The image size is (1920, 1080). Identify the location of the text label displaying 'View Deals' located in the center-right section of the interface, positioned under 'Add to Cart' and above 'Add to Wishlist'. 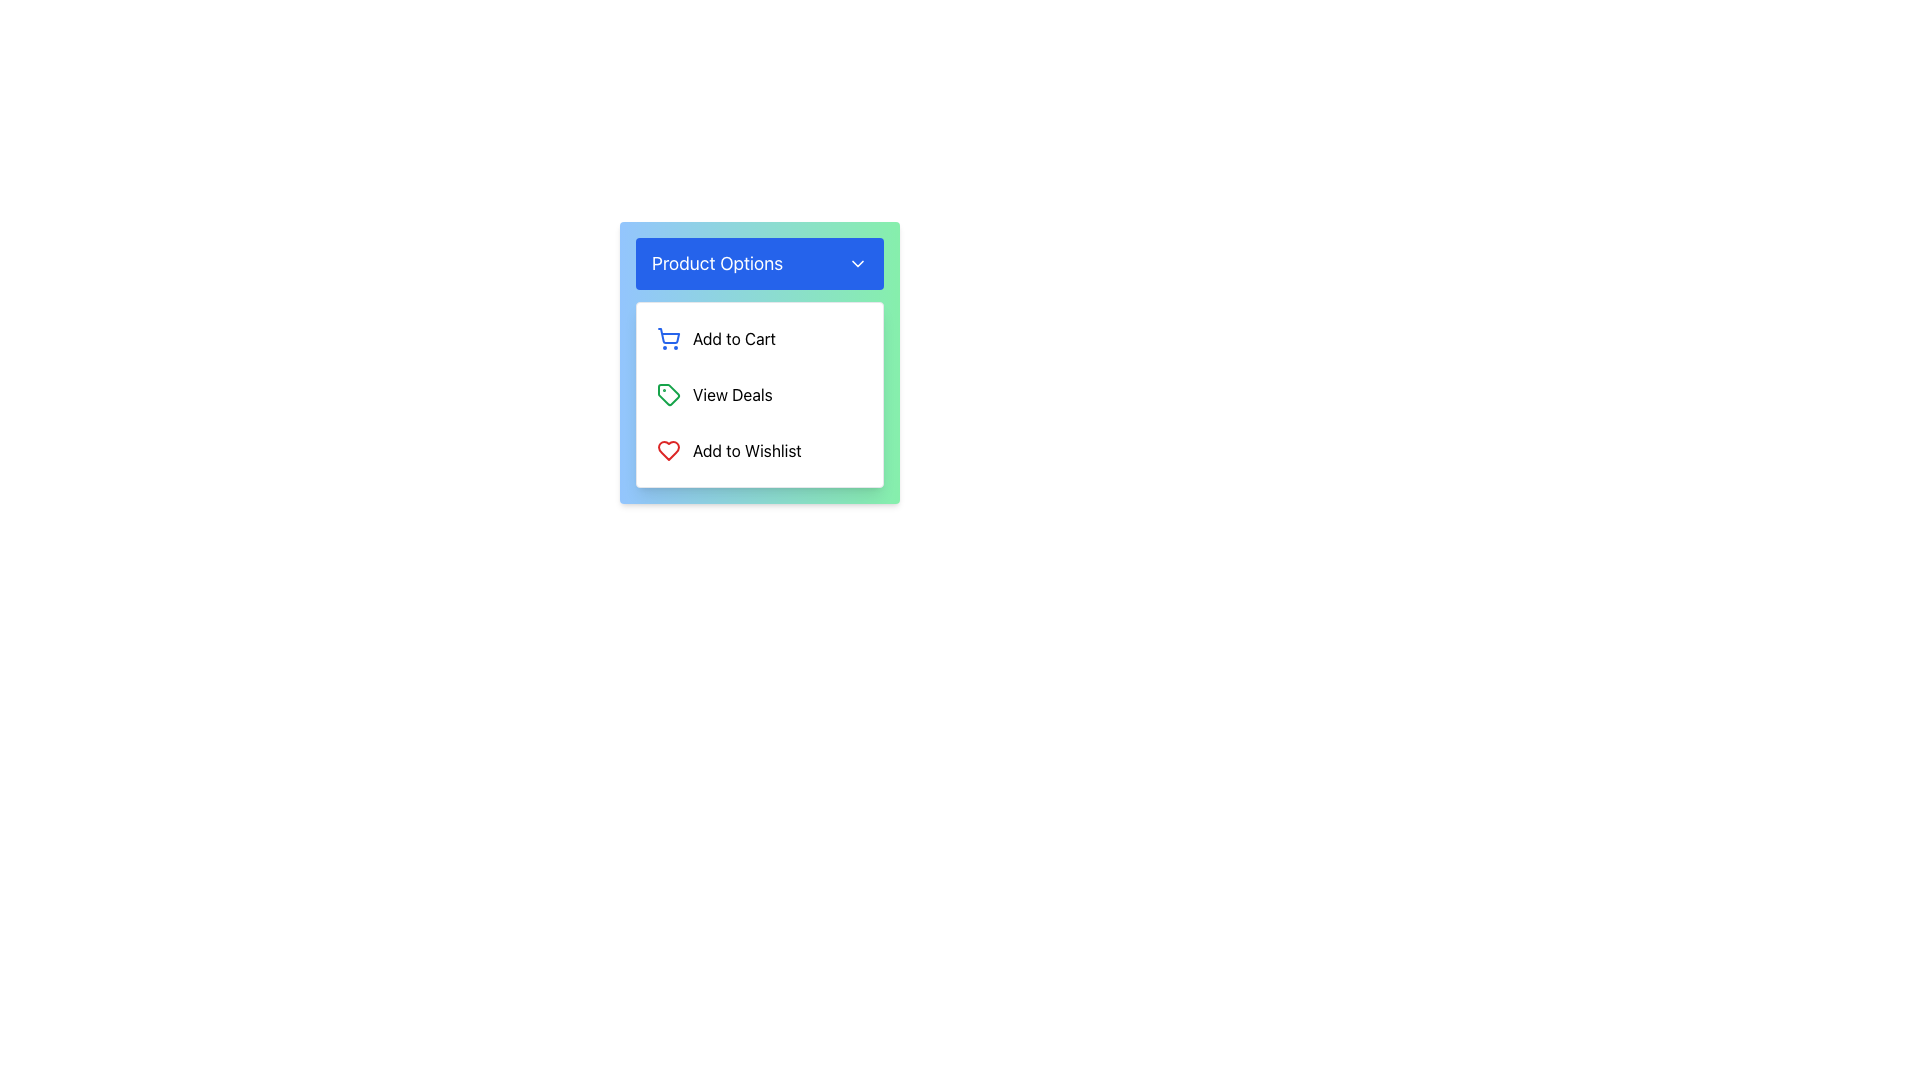
(731, 394).